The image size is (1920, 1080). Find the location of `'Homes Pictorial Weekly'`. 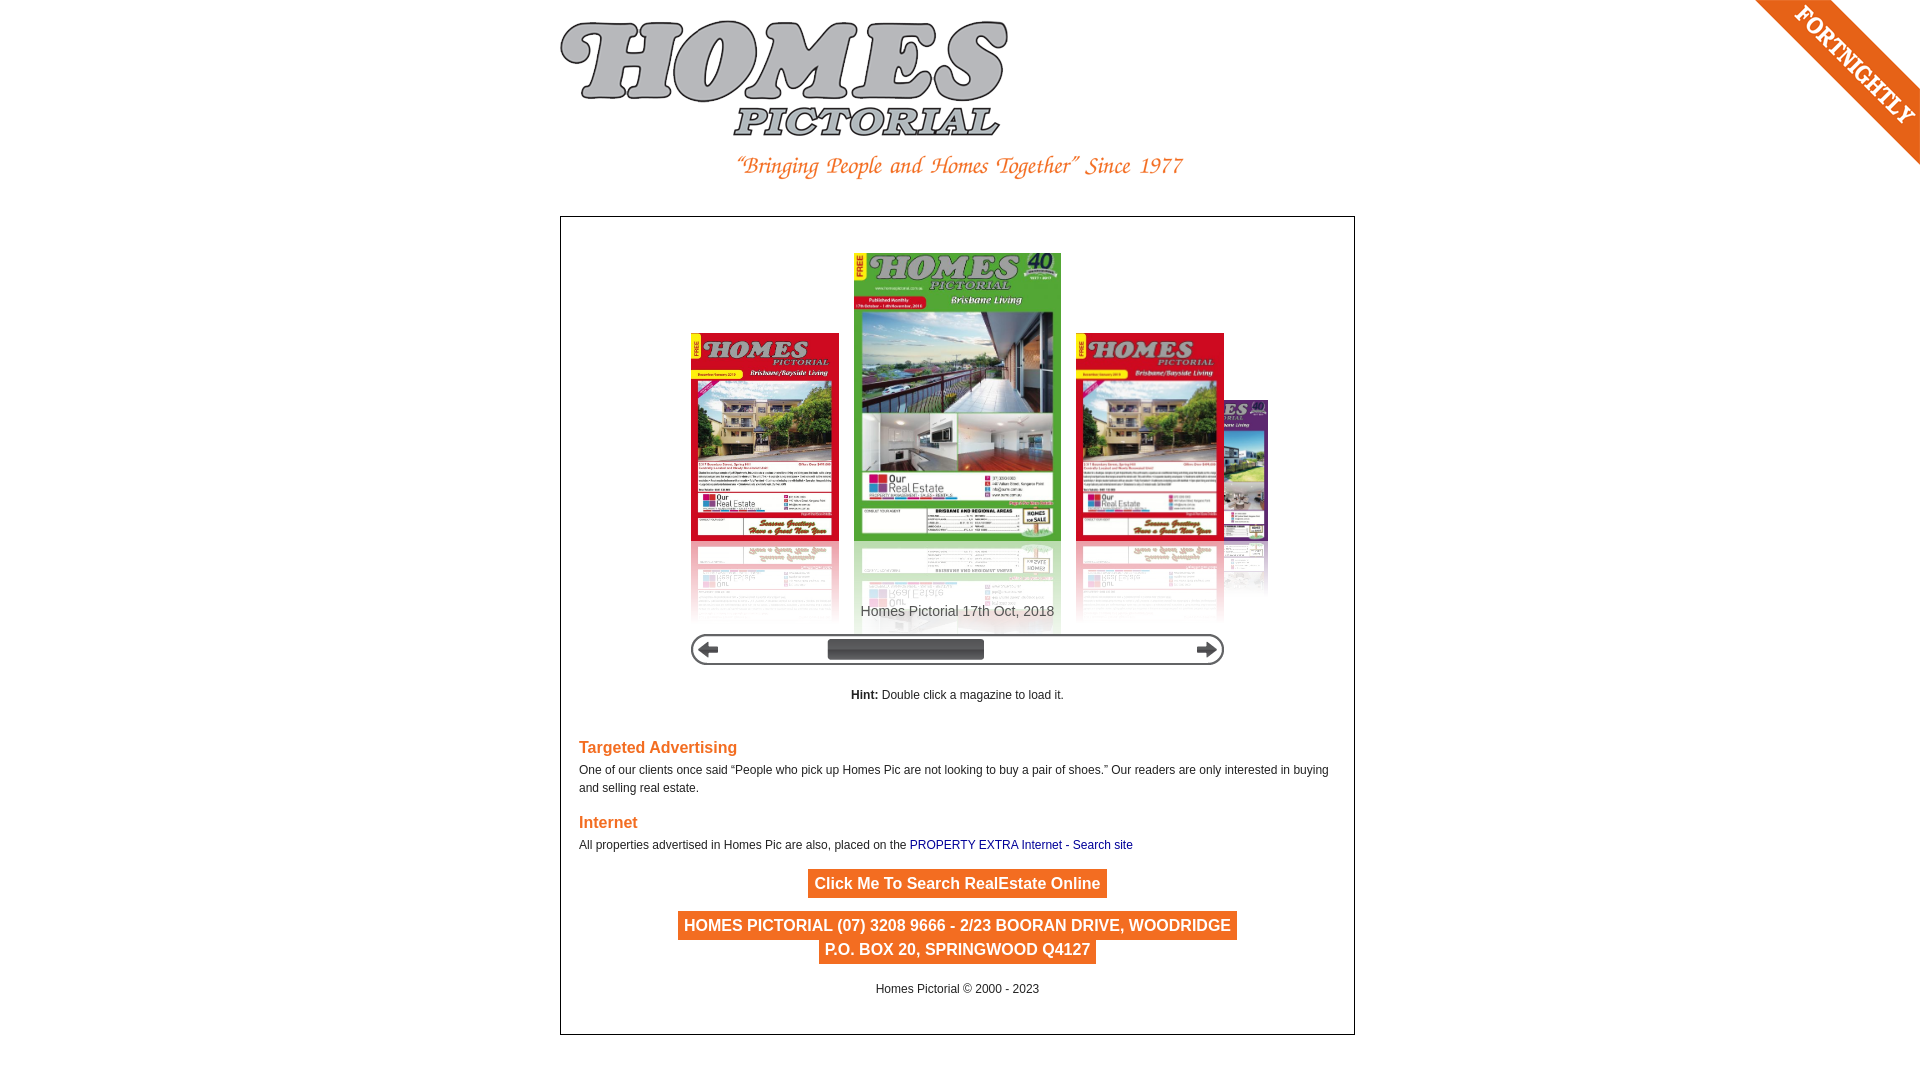

'Homes Pictorial Weekly' is located at coordinates (782, 77).